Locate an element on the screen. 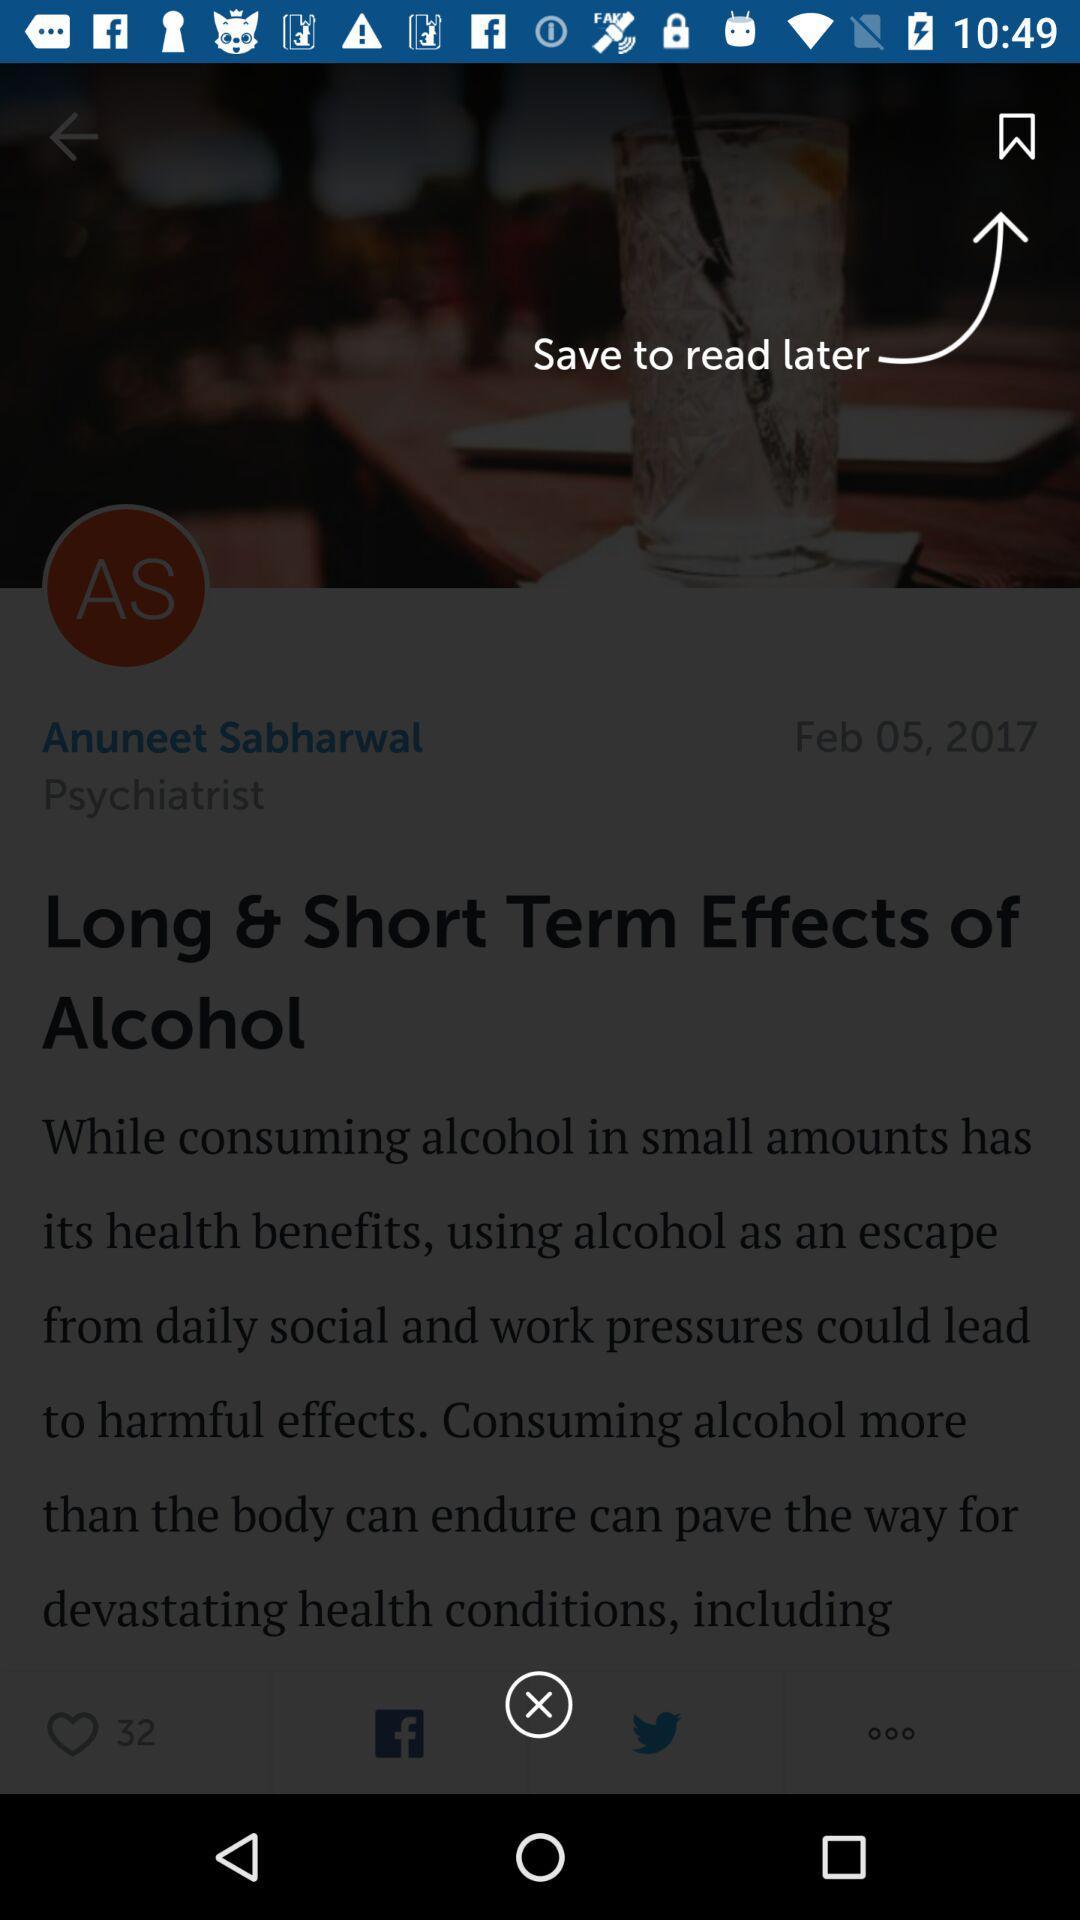 This screenshot has width=1080, height=1920. twitter option is located at coordinates (655, 1732).